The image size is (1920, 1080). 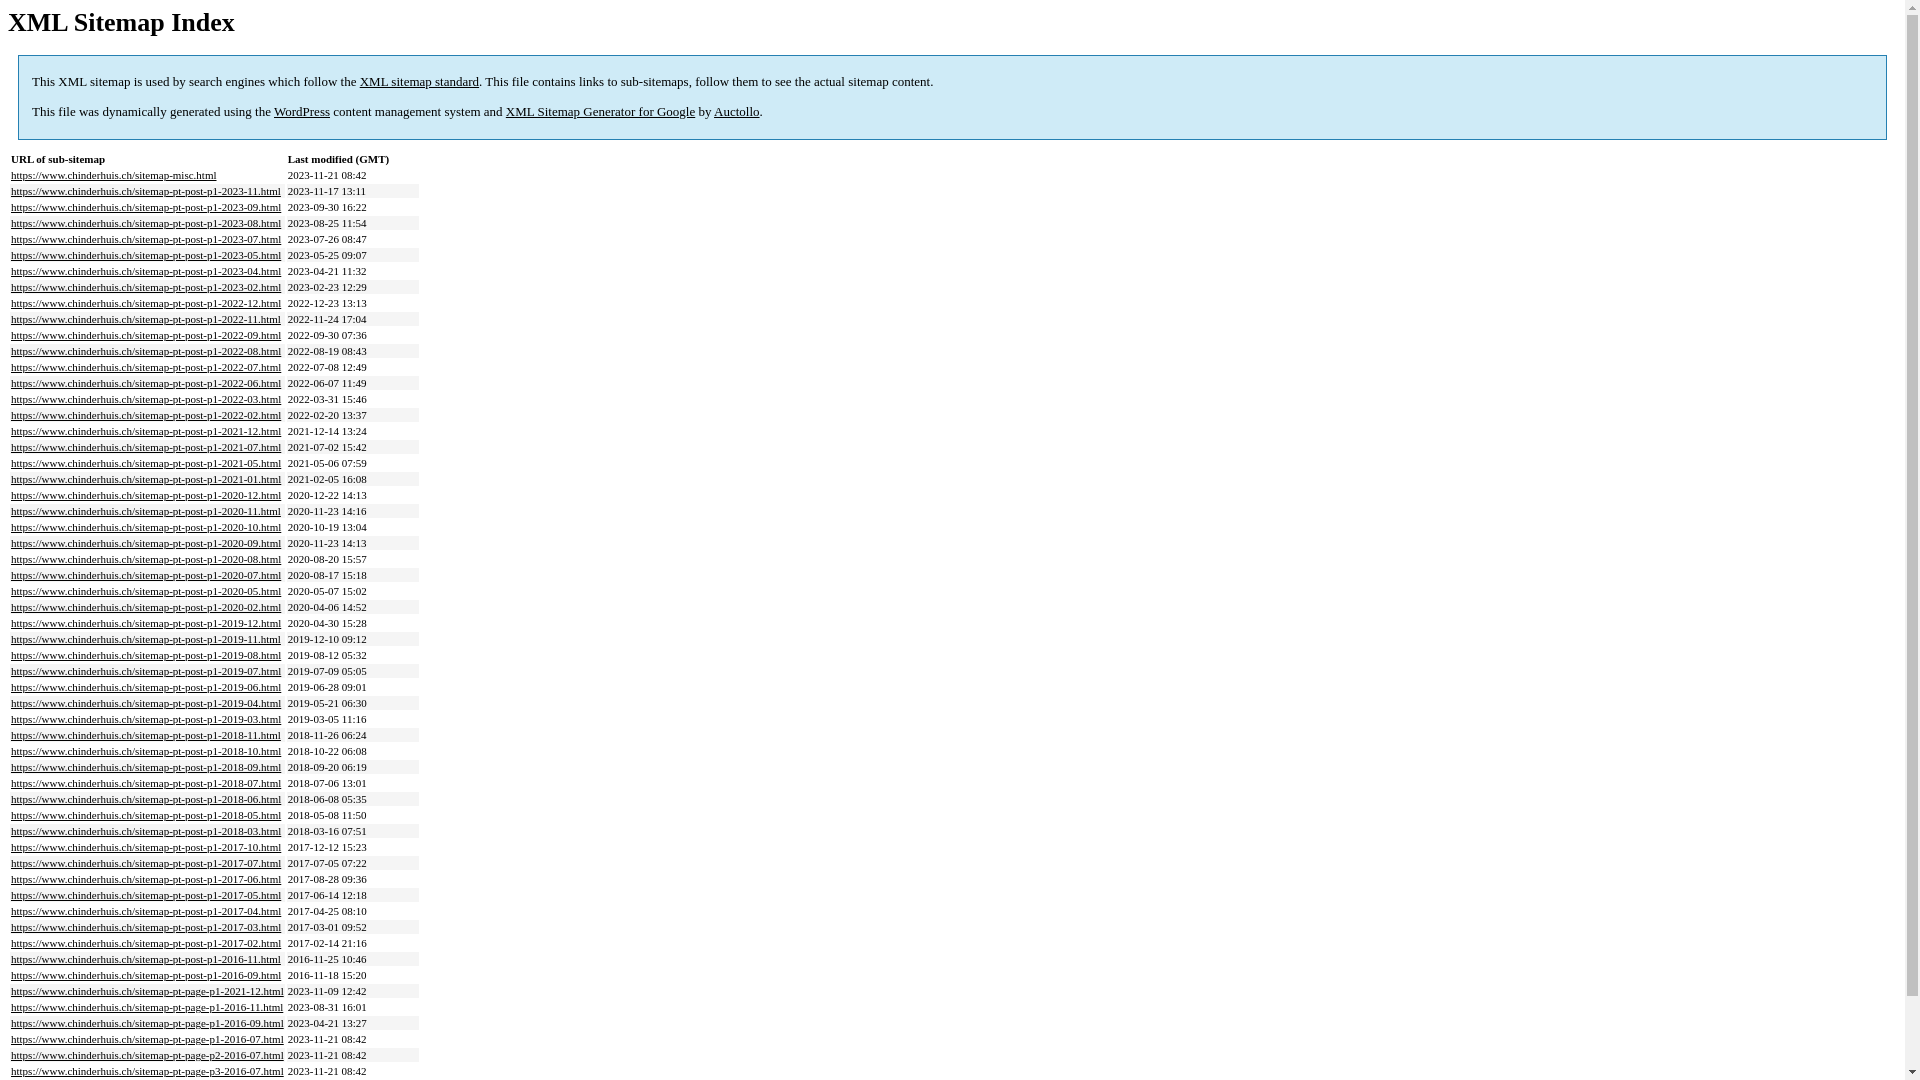 What do you see at coordinates (144, 270) in the screenshot?
I see `'https://www.chinderhuis.ch/sitemap-pt-post-p1-2023-04.html'` at bounding box center [144, 270].